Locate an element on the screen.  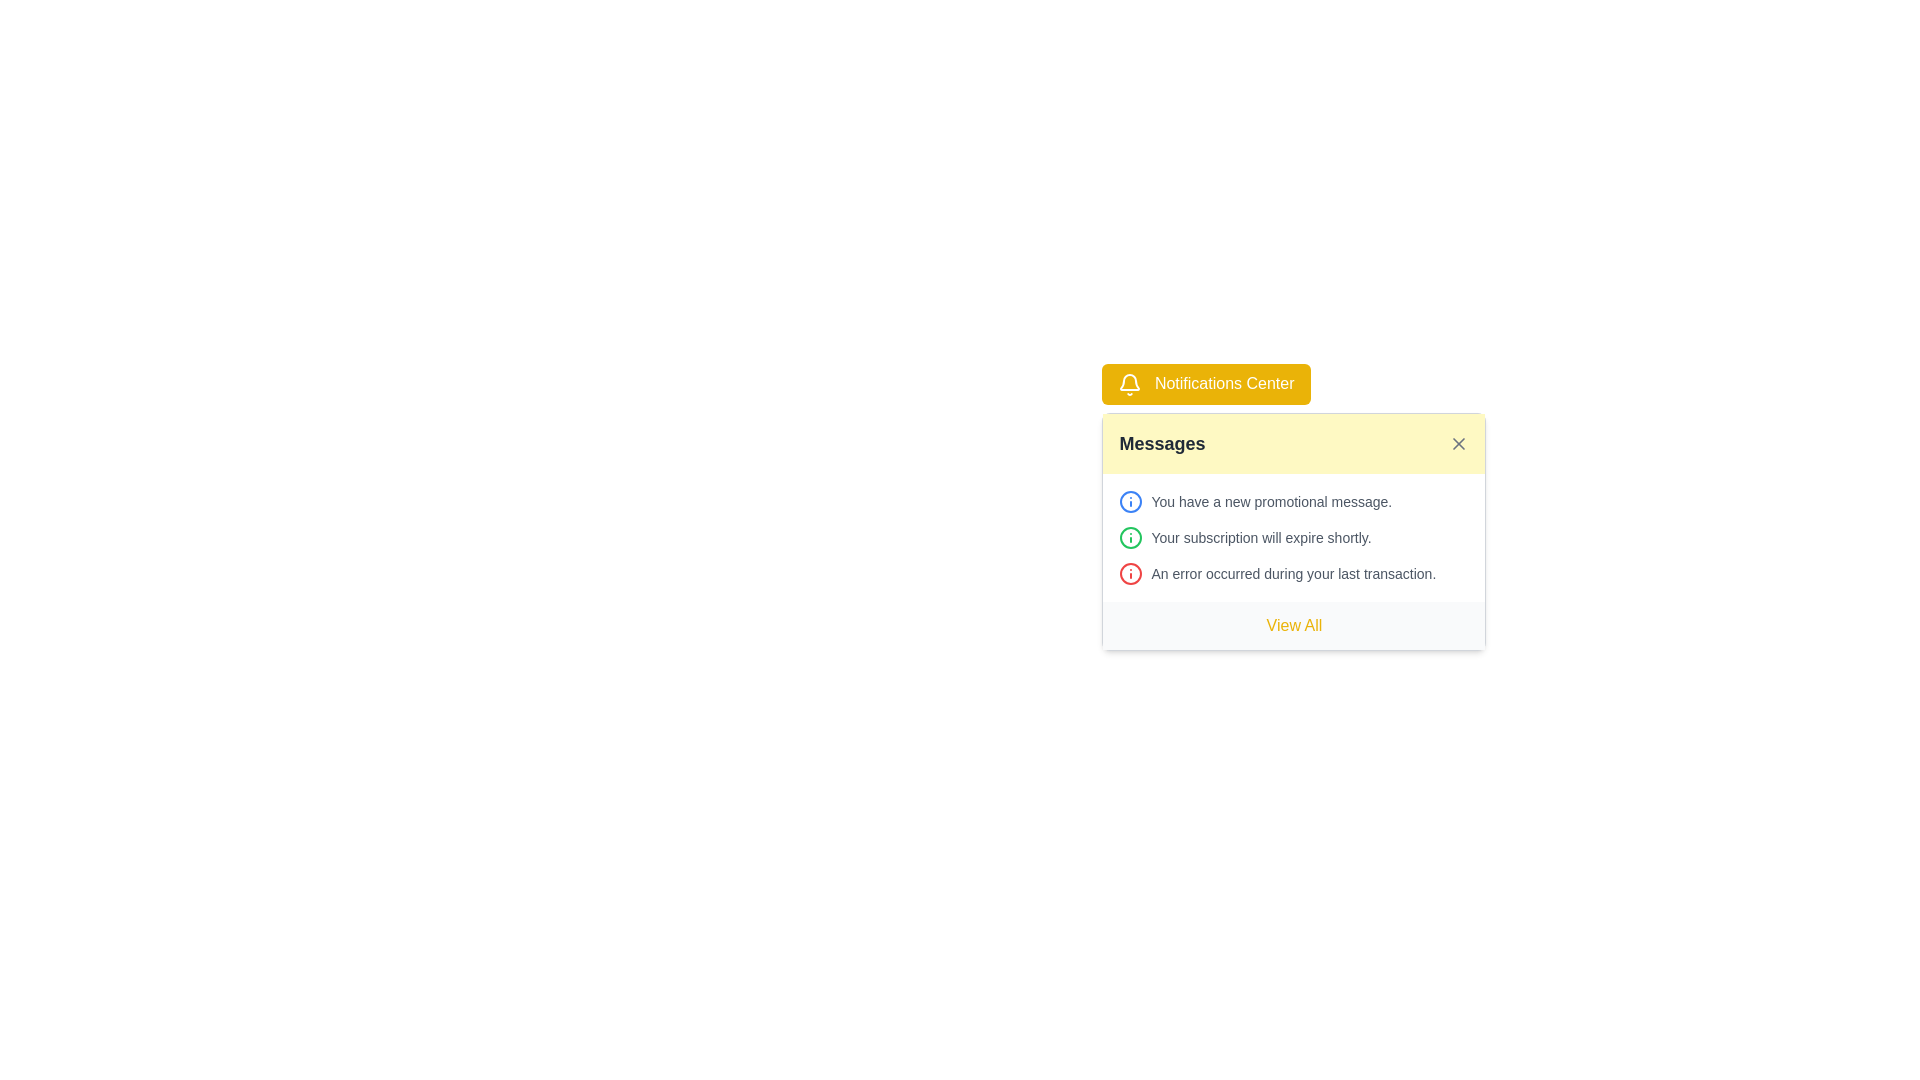
the text snippet reading 'Your subscription will expire shortly.' located in the second row of the notification list in the 'Messages' section of the notification center panel is located at coordinates (1260, 536).